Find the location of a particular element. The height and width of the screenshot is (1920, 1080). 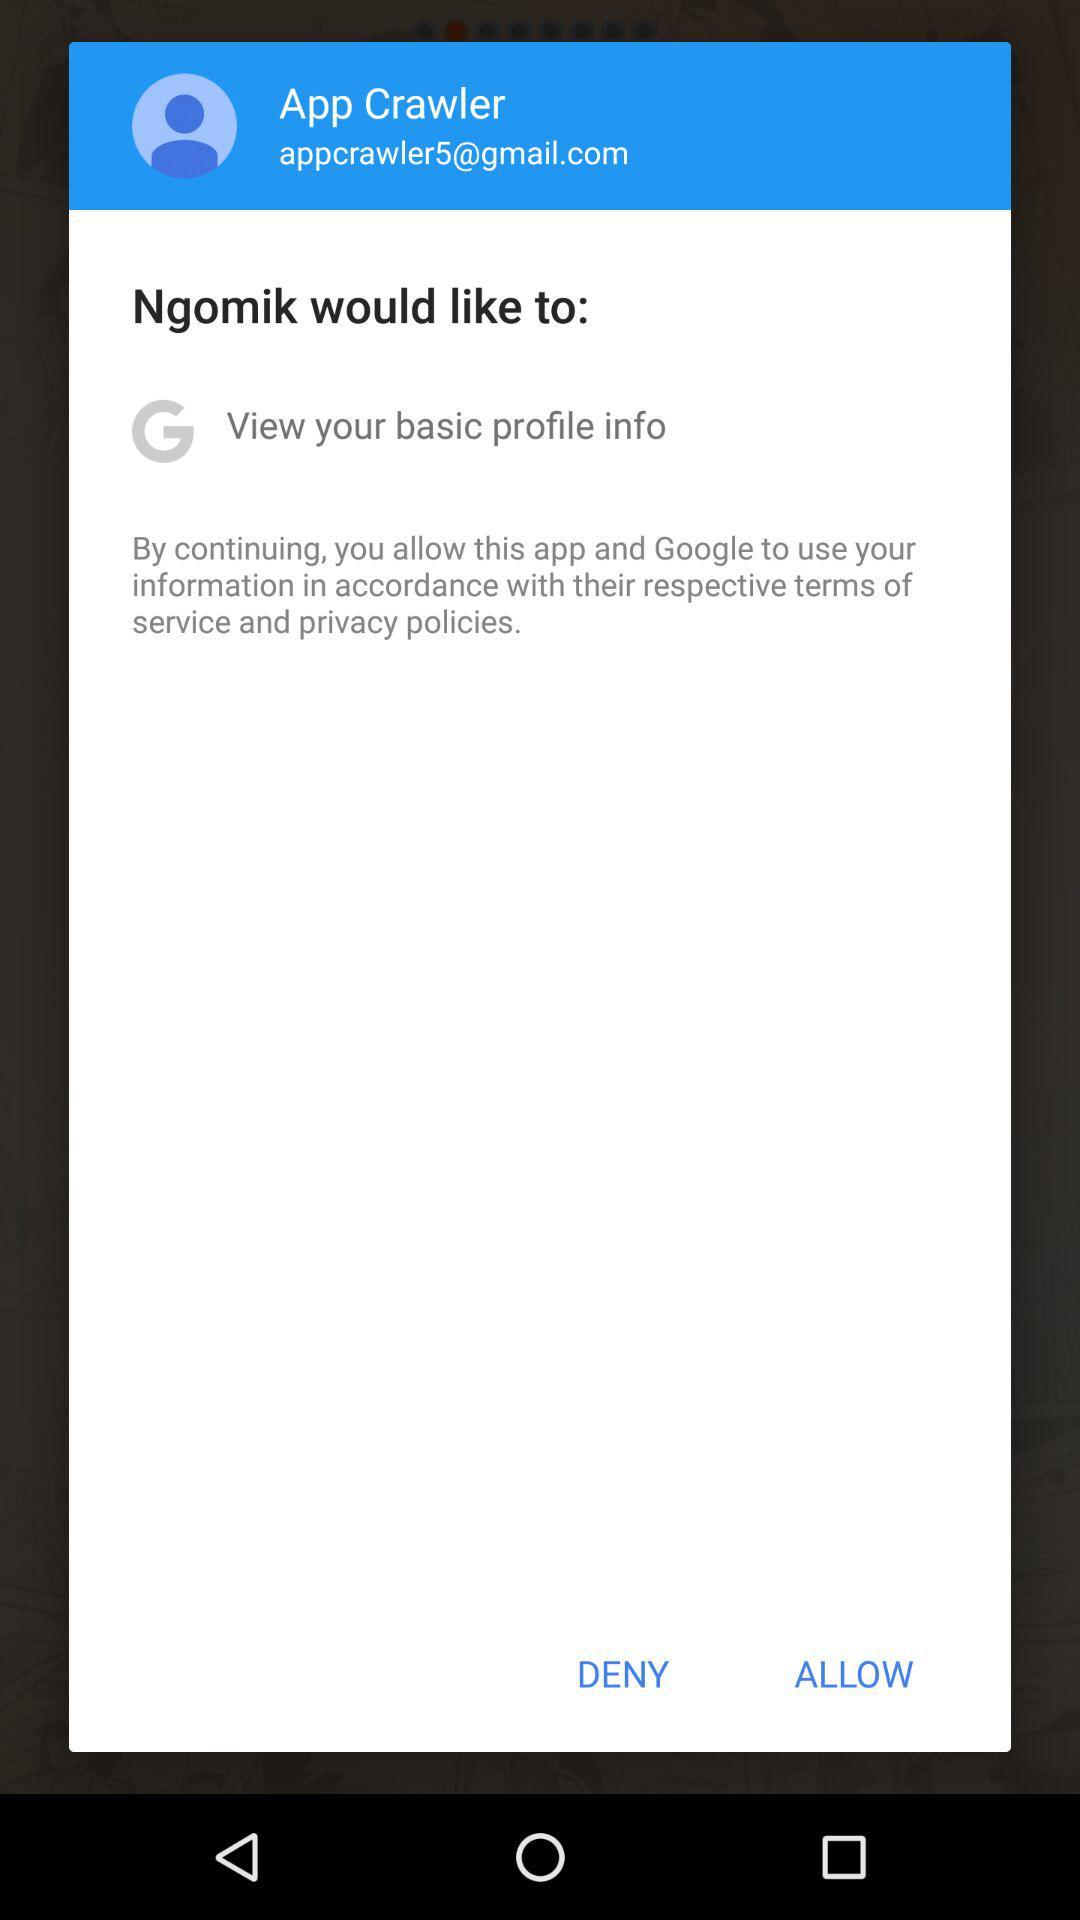

the icon next to allow is located at coordinates (621, 1673).